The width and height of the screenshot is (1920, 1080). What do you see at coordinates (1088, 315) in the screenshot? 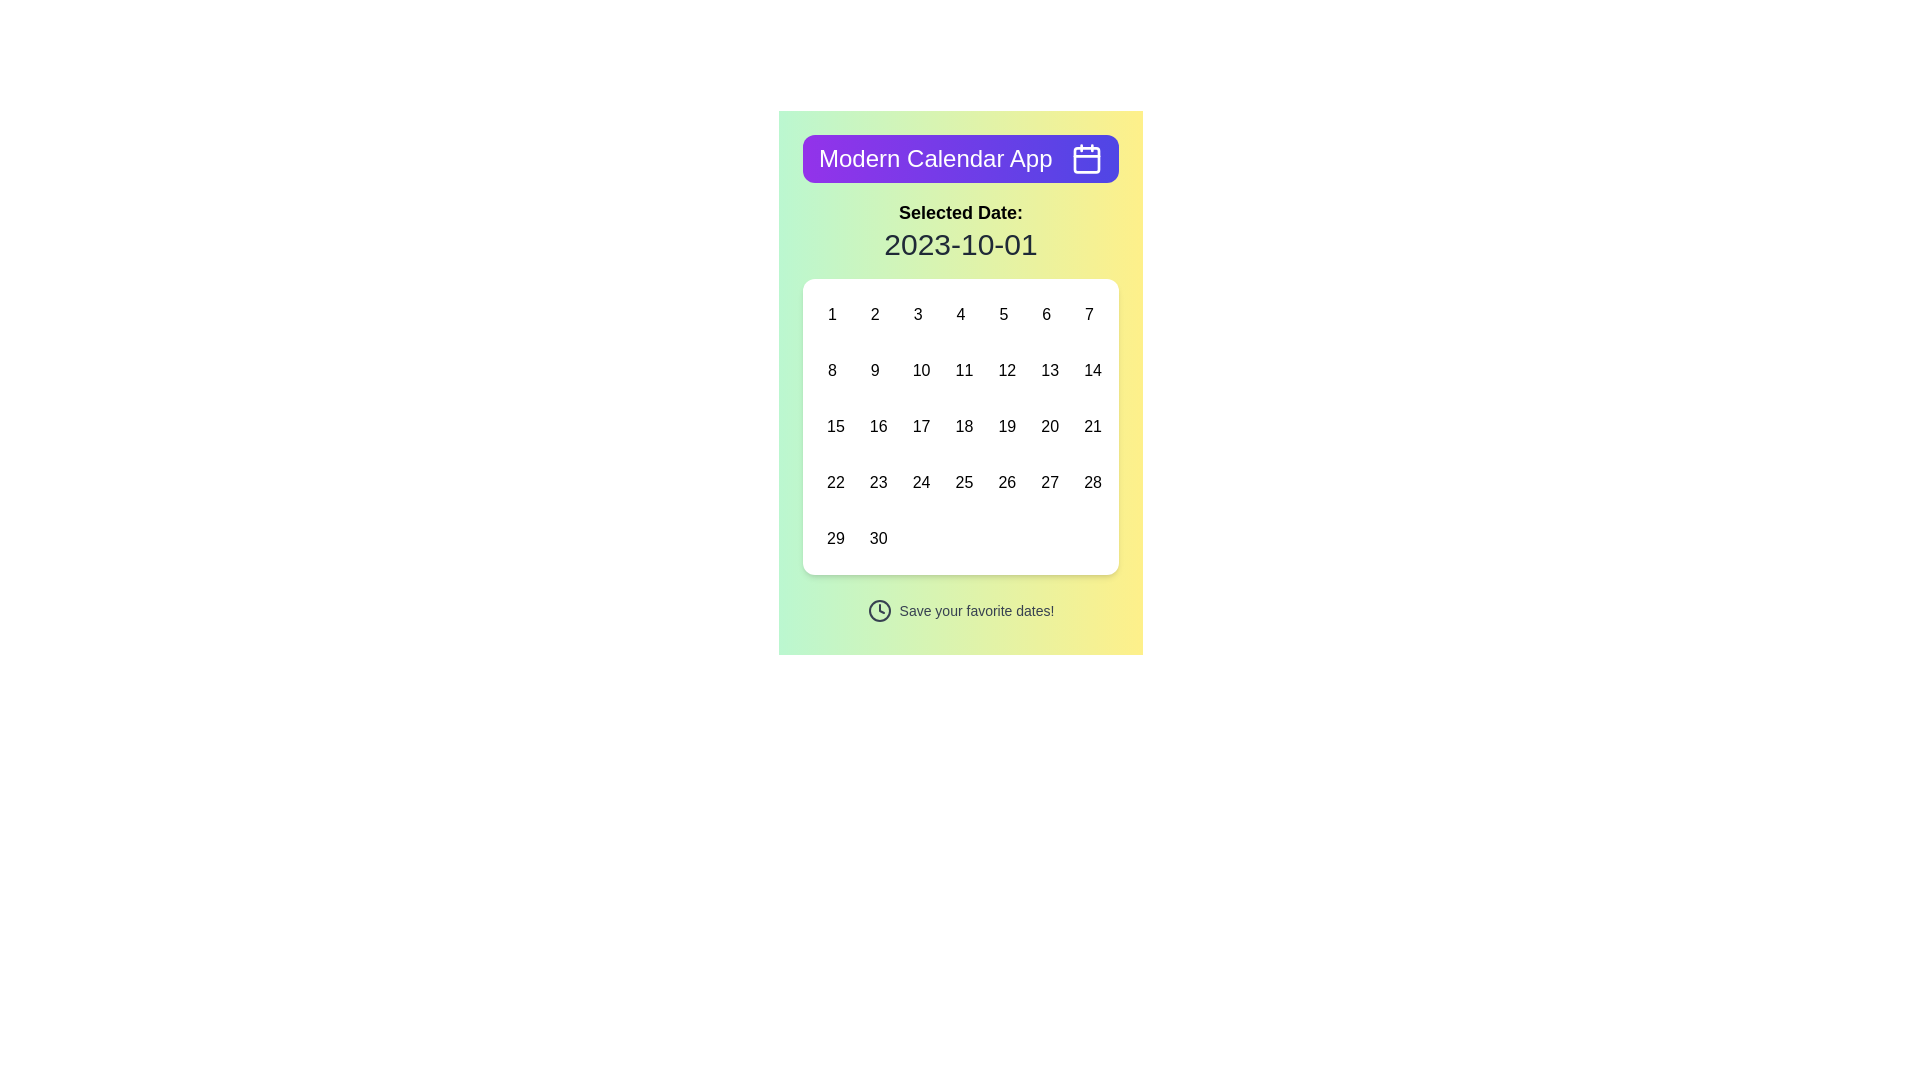
I see `the square button with rounded corners displaying the numeral '7' to observe its hover effect` at bounding box center [1088, 315].